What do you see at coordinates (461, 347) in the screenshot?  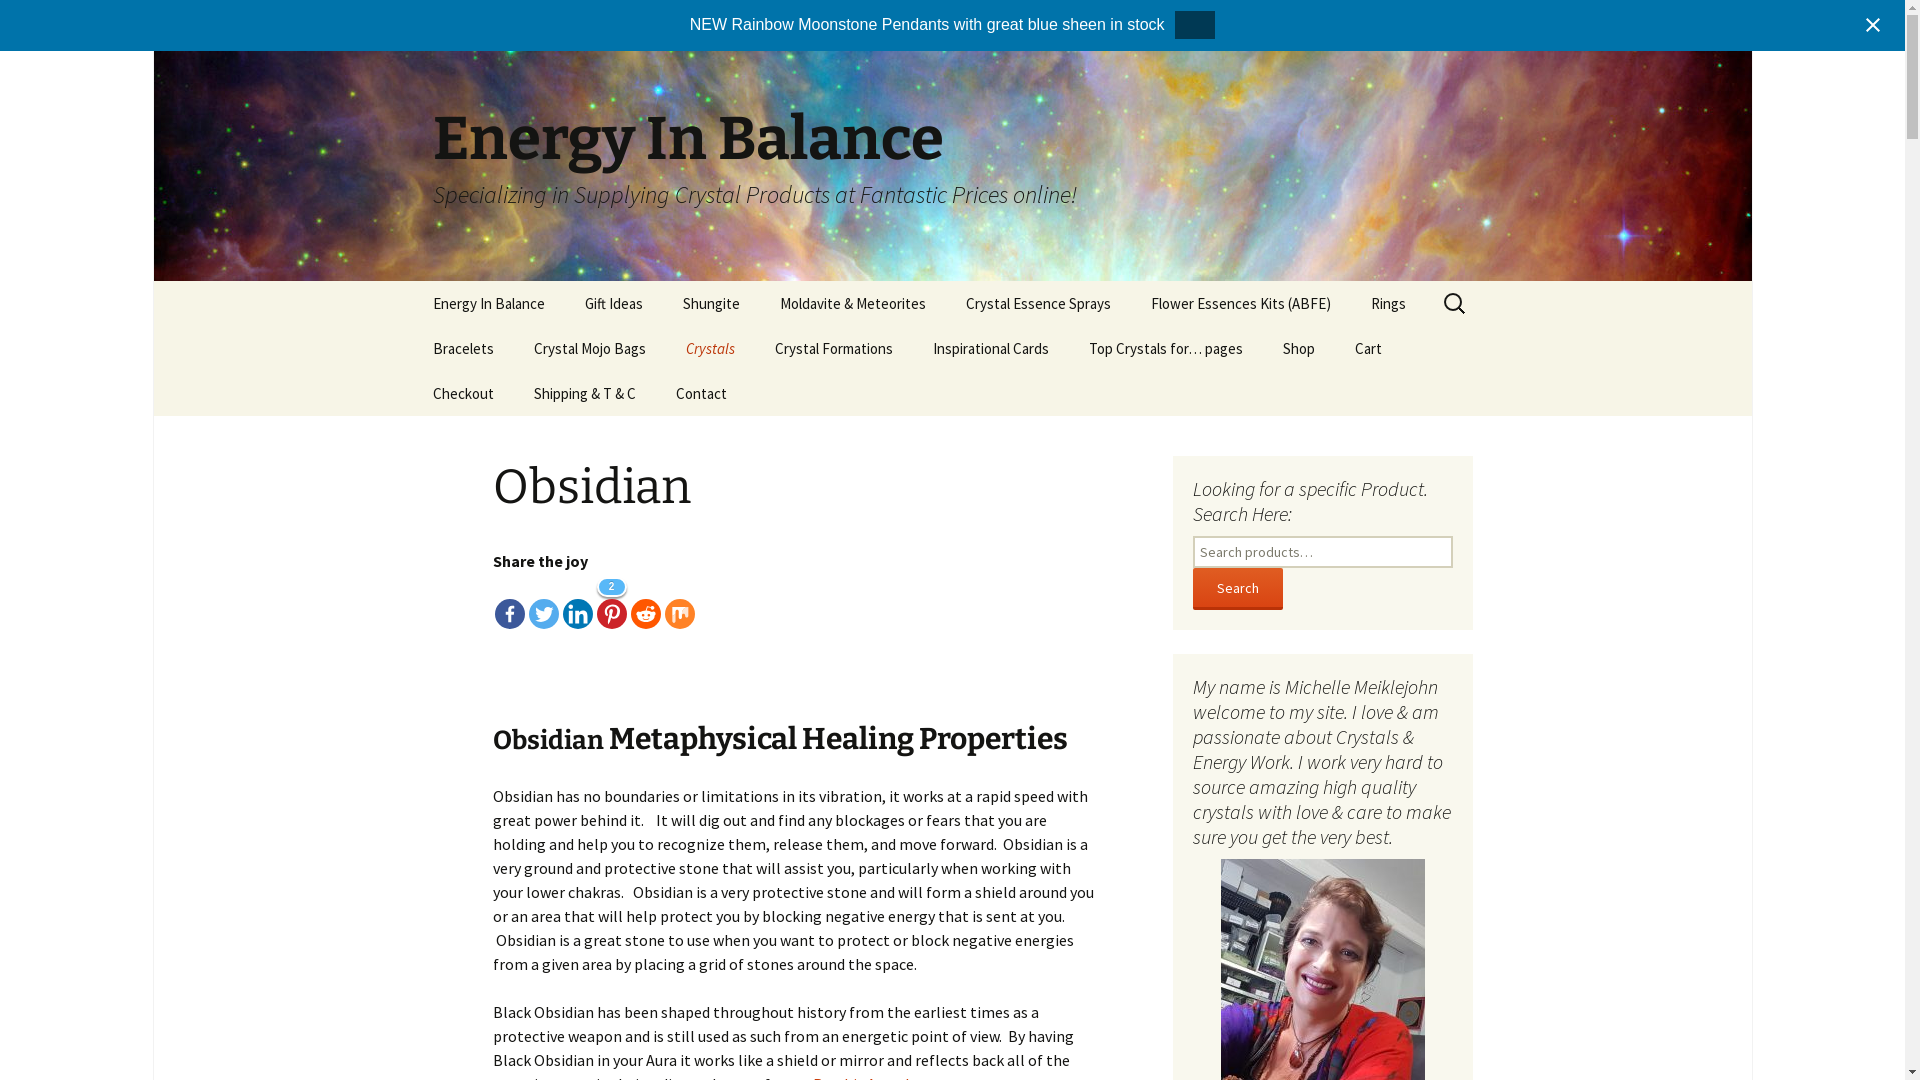 I see `'Bracelets'` at bounding box center [461, 347].